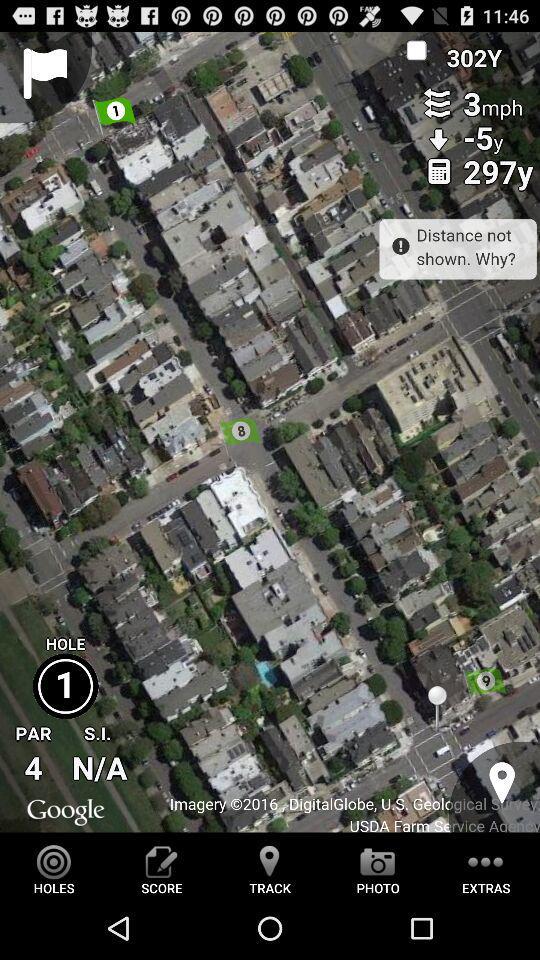 The height and width of the screenshot is (960, 540). I want to click on full page, so click(270, 432).